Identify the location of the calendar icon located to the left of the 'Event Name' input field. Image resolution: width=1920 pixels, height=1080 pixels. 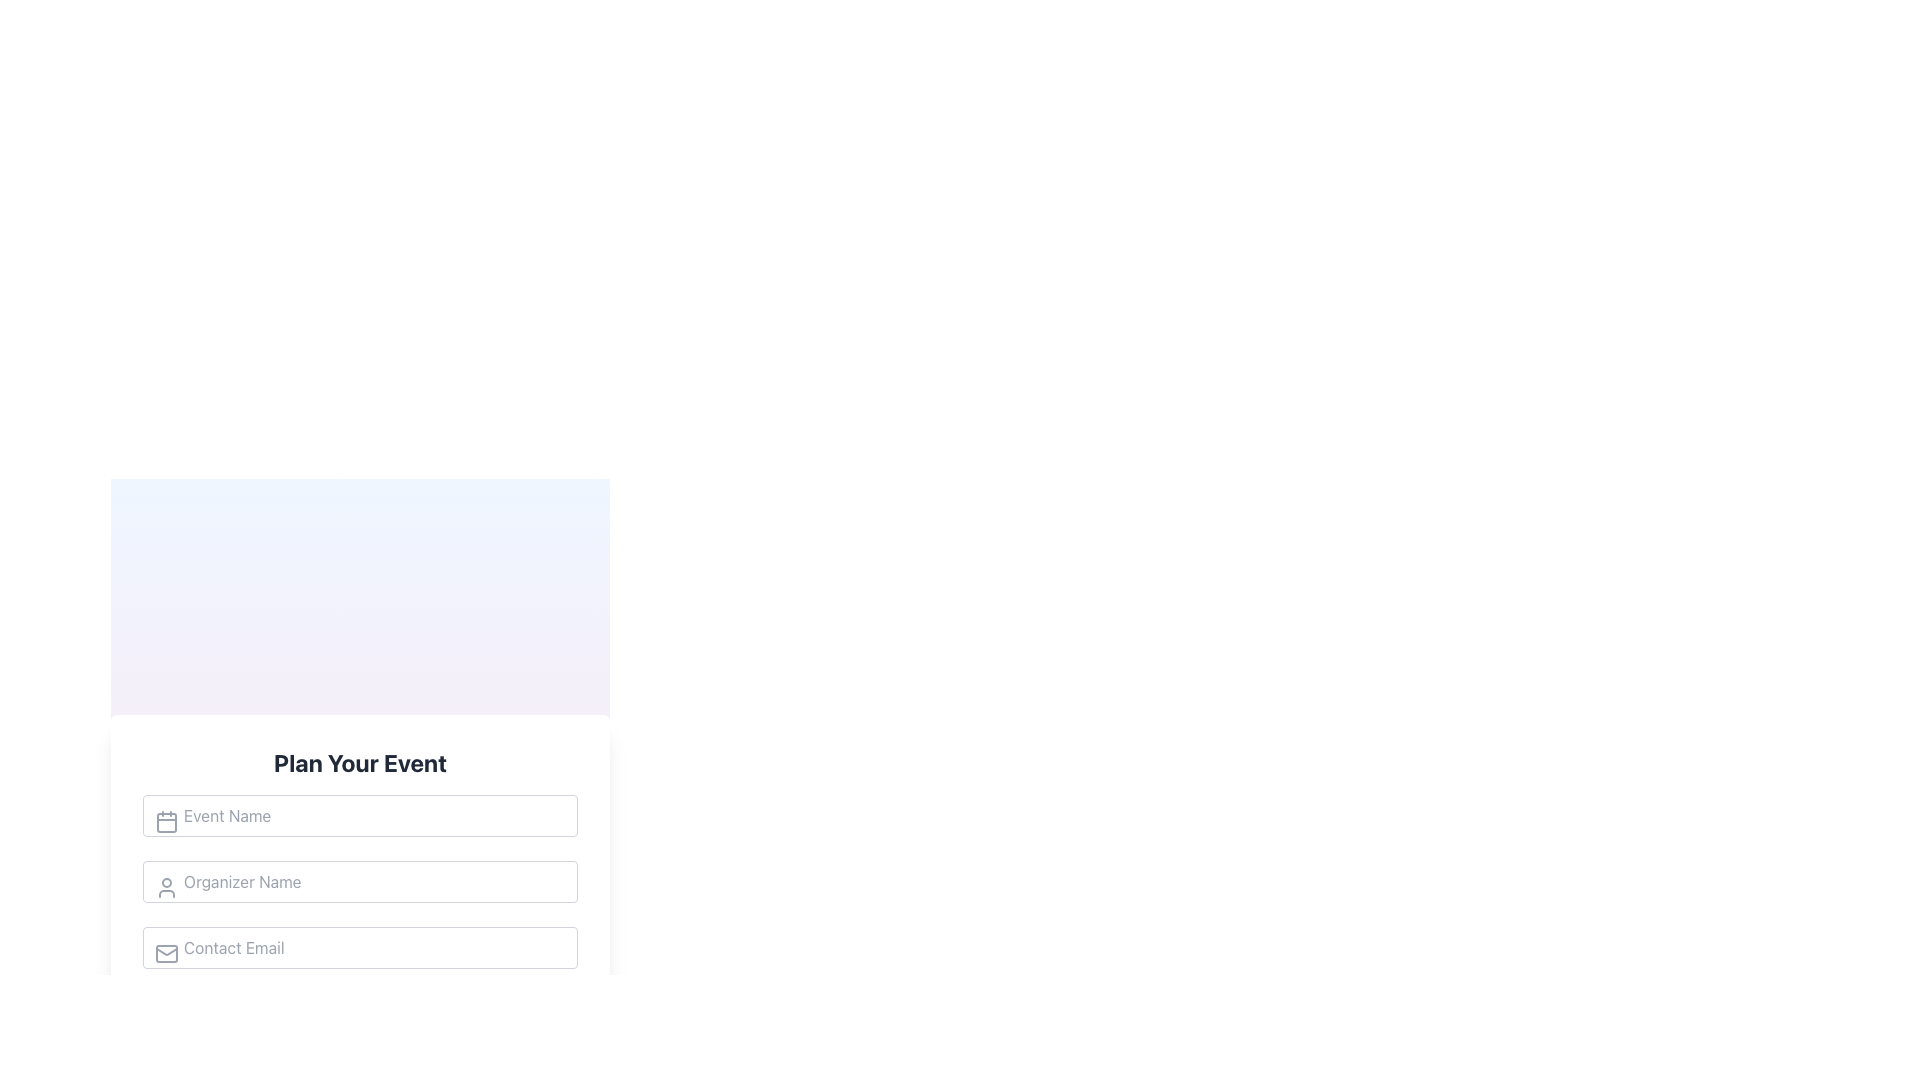
(167, 821).